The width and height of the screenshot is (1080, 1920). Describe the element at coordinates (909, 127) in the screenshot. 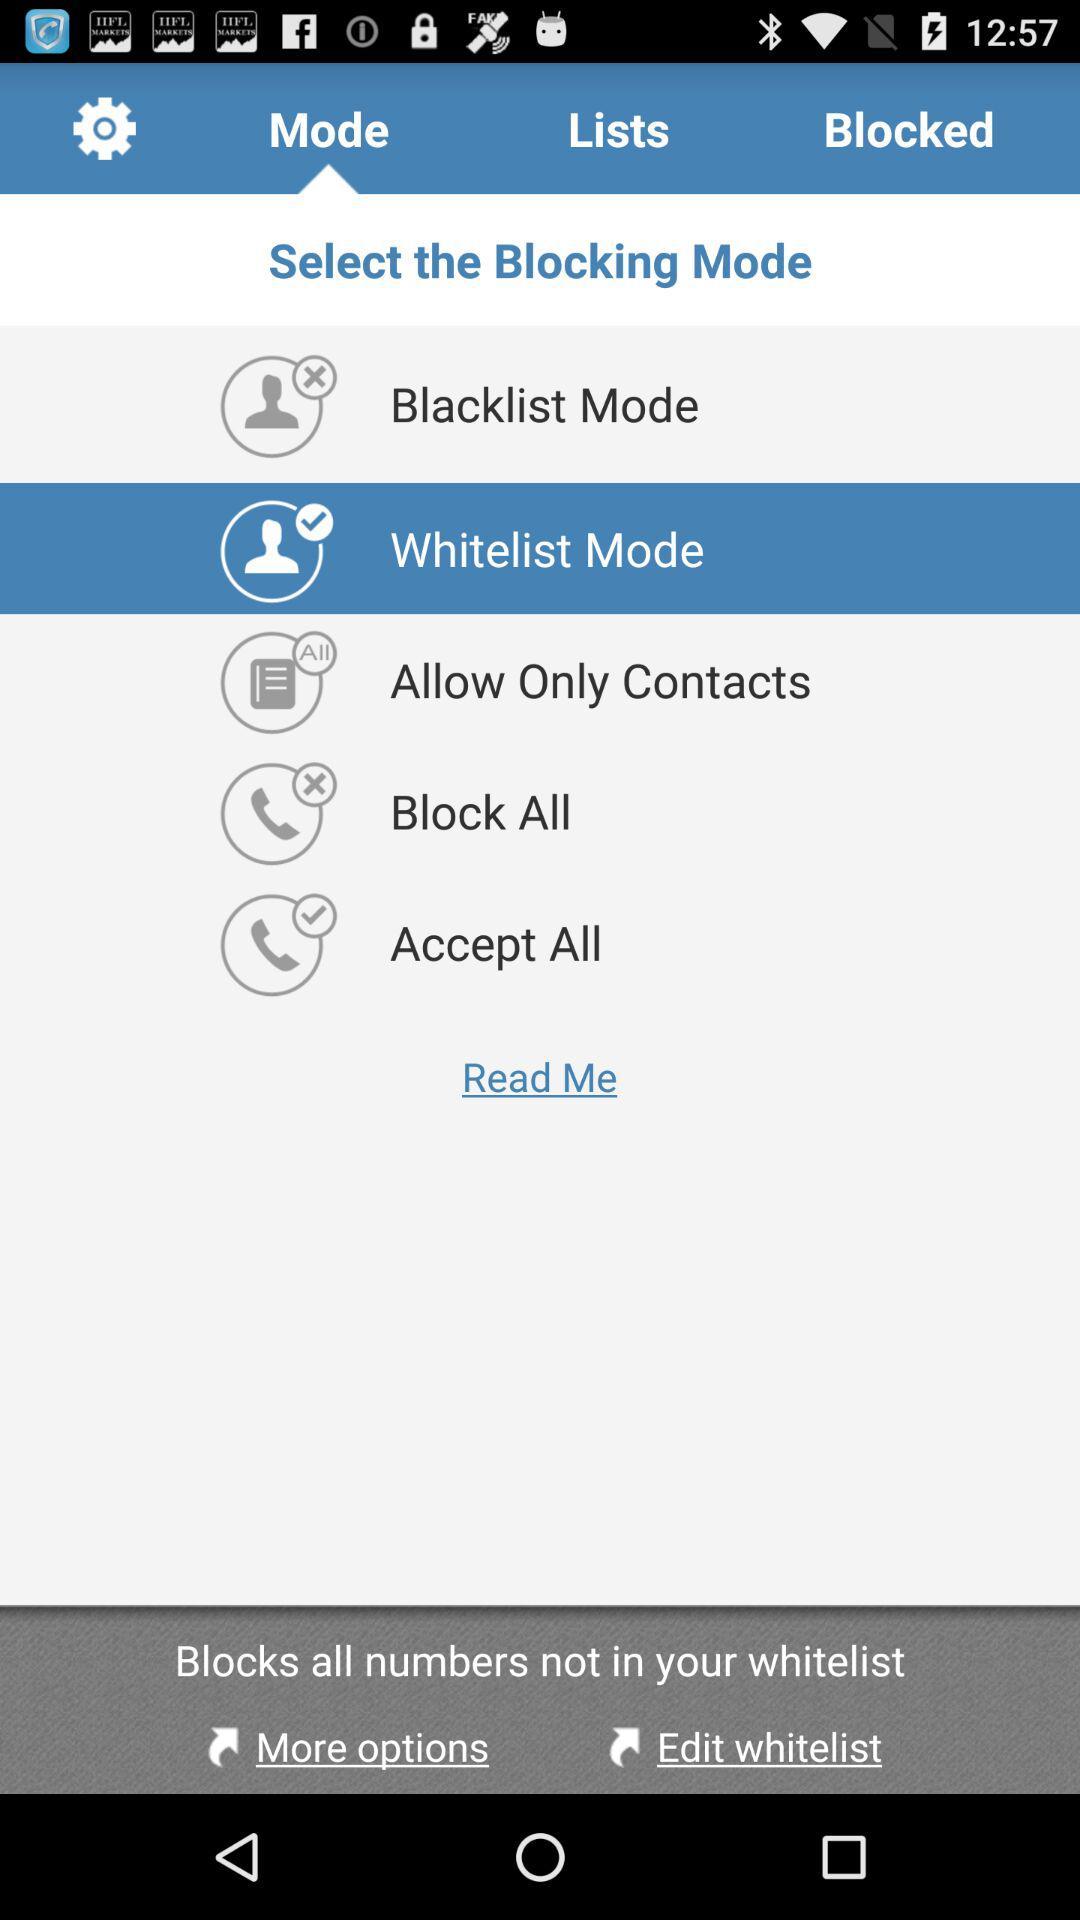

I see `item to the right of lists` at that location.